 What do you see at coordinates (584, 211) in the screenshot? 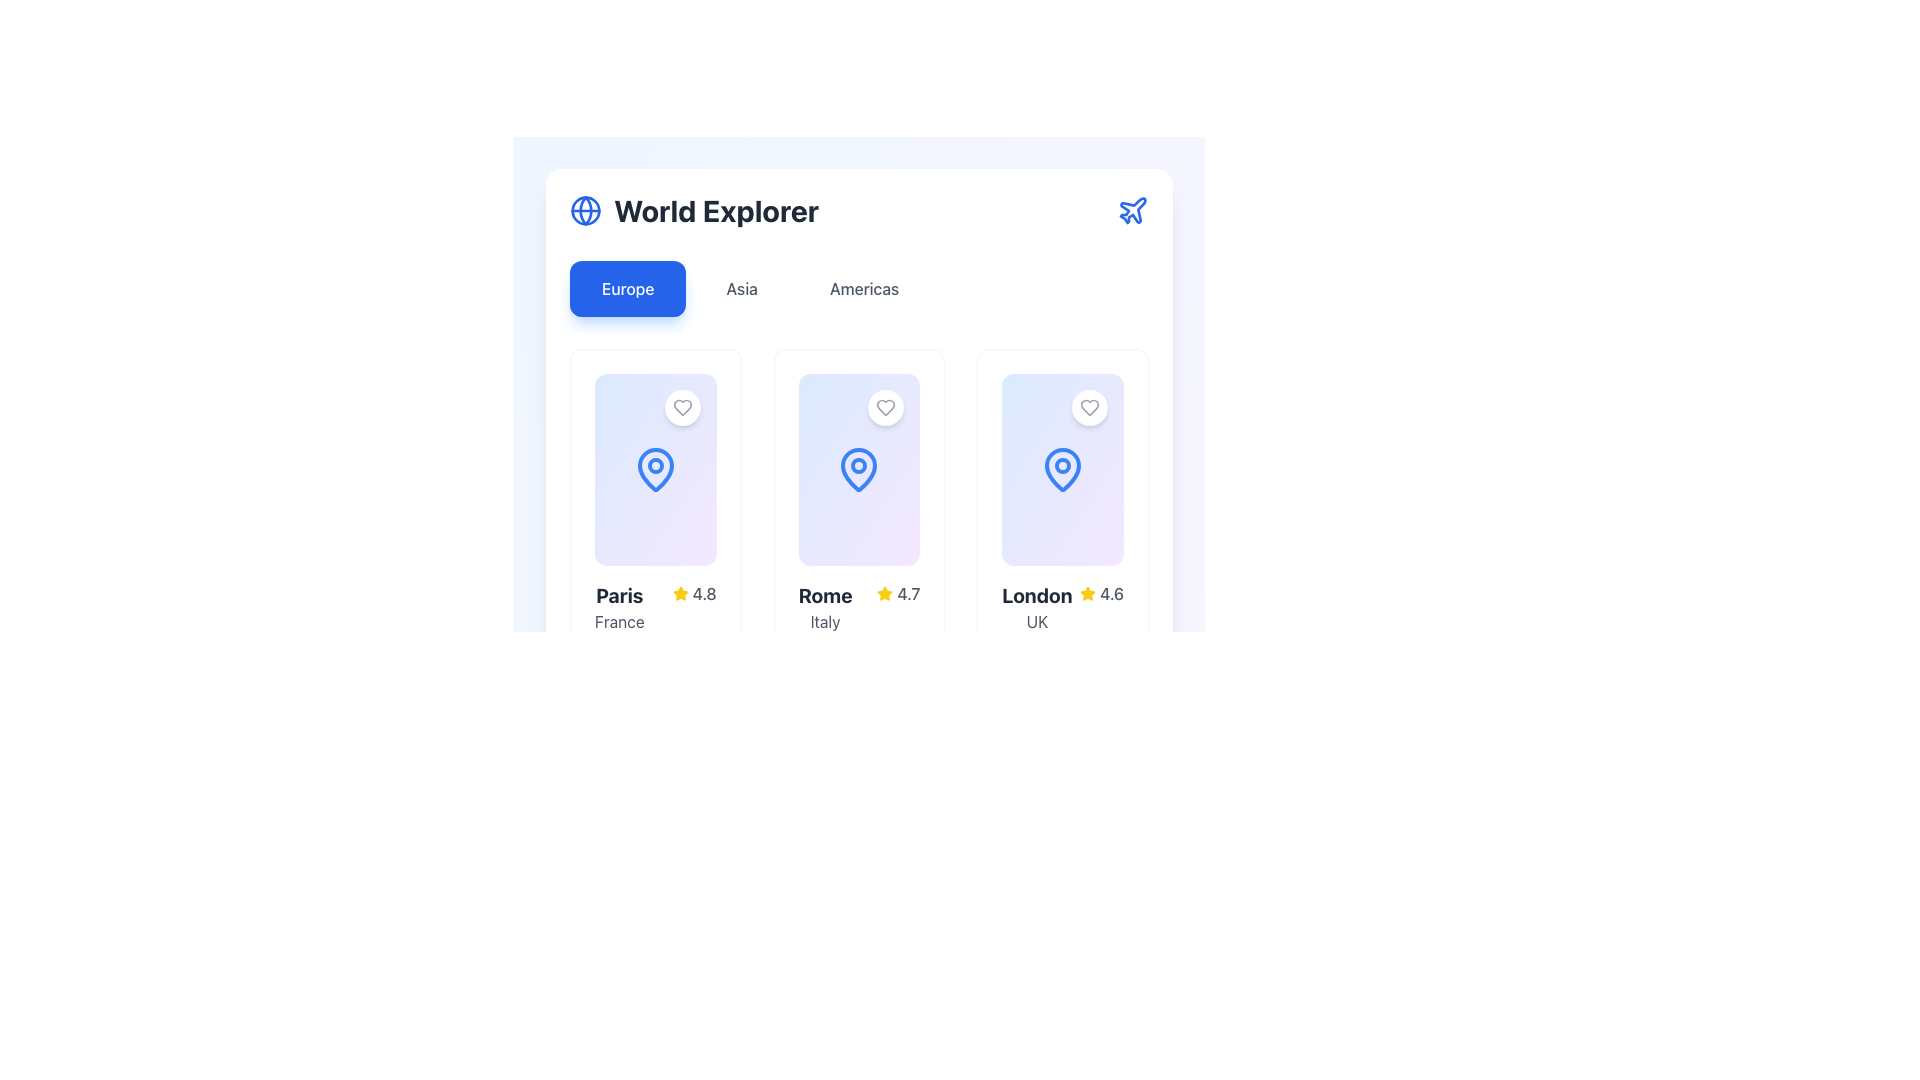
I see `the globe icon represented as a Circle within the SVG element` at bounding box center [584, 211].